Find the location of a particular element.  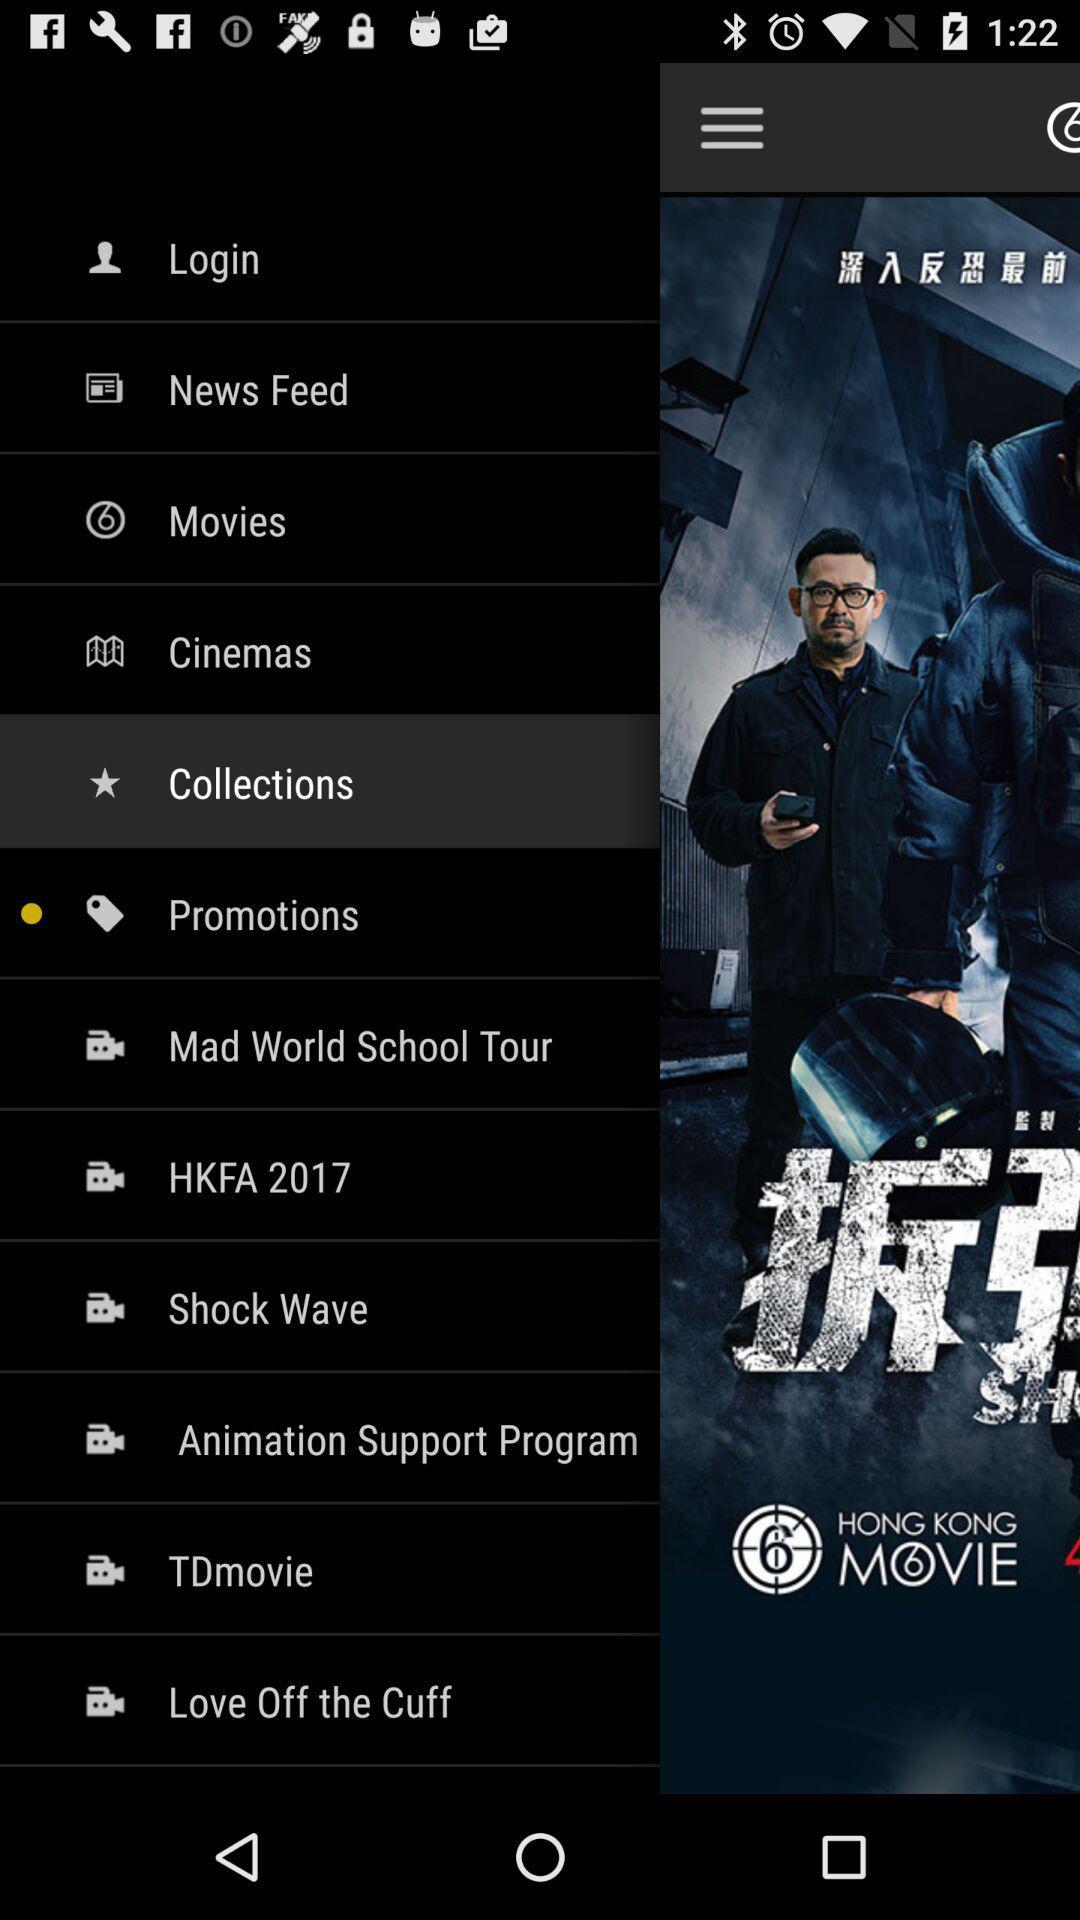

the icon which is beside promotions is located at coordinates (104, 912).